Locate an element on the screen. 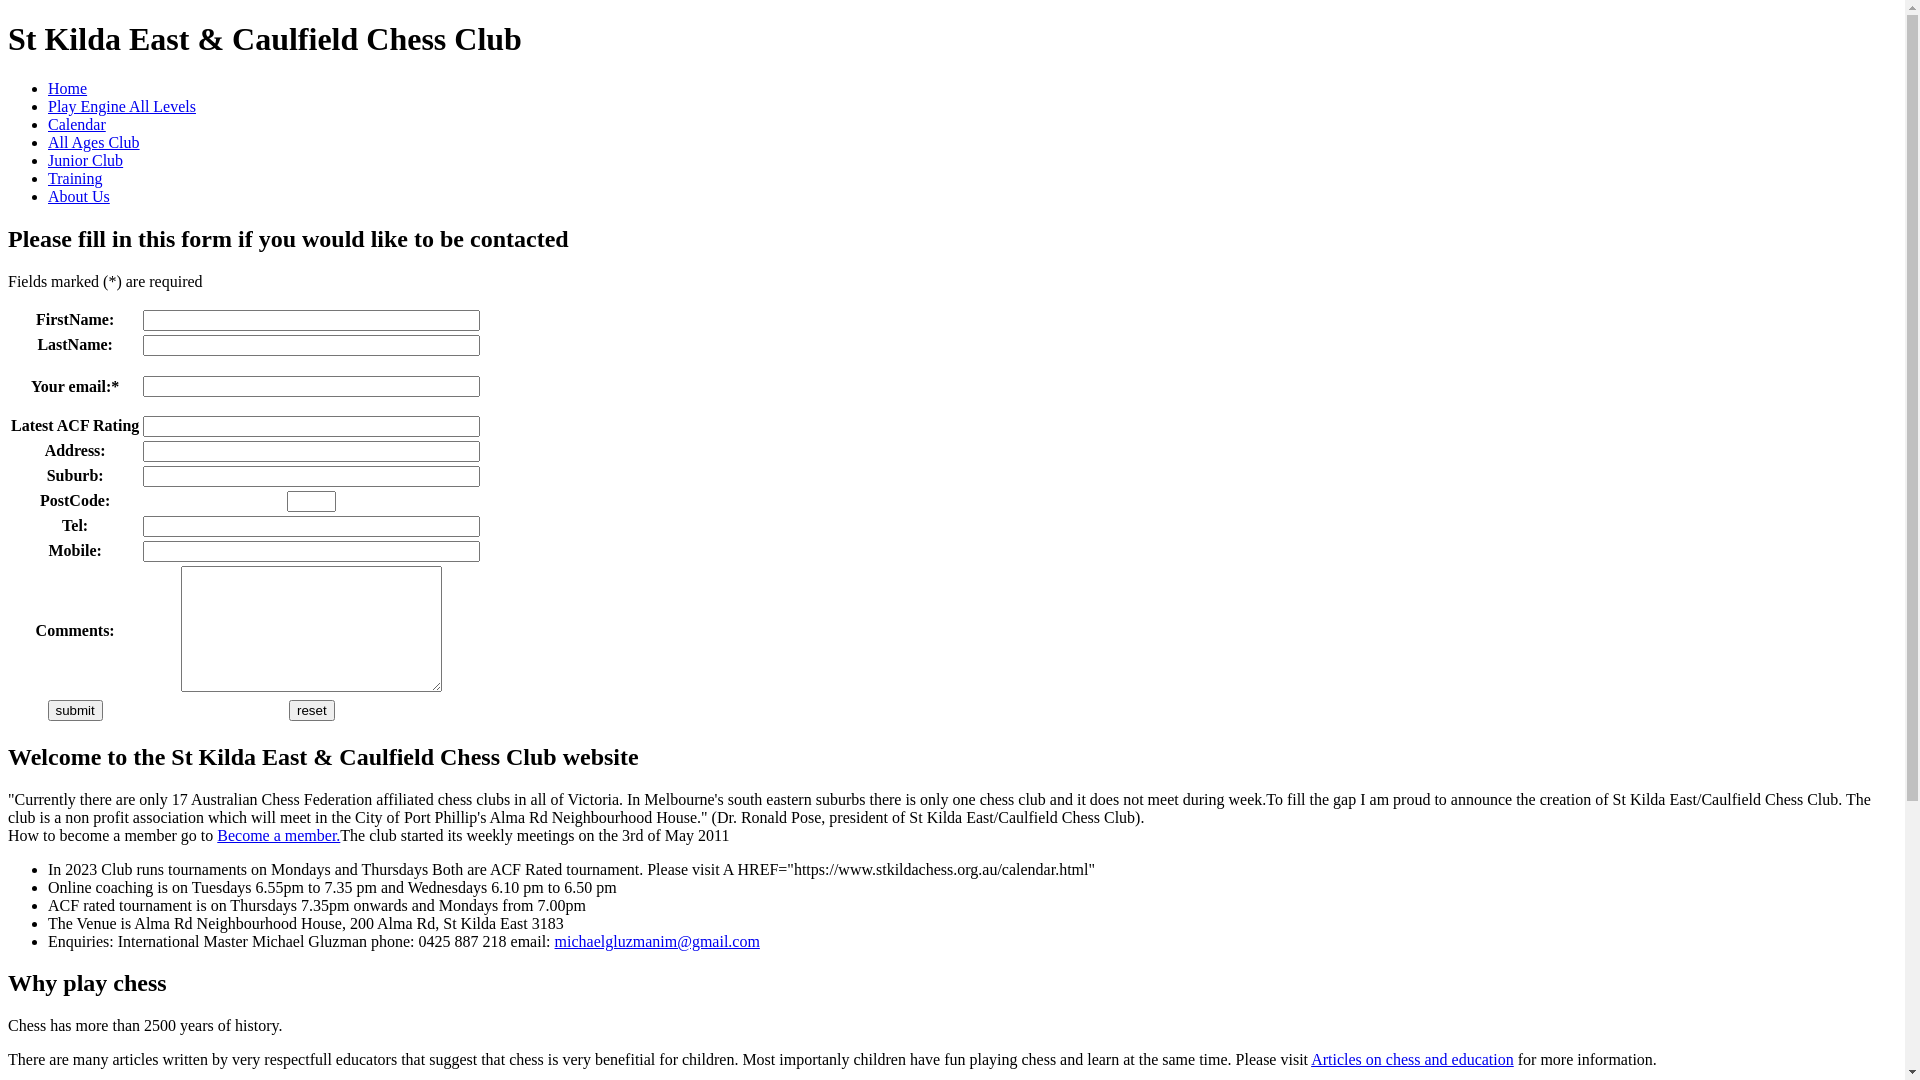 This screenshot has height=1080, width=1920. 'Junior Club' is located at coordinates (84, 159).